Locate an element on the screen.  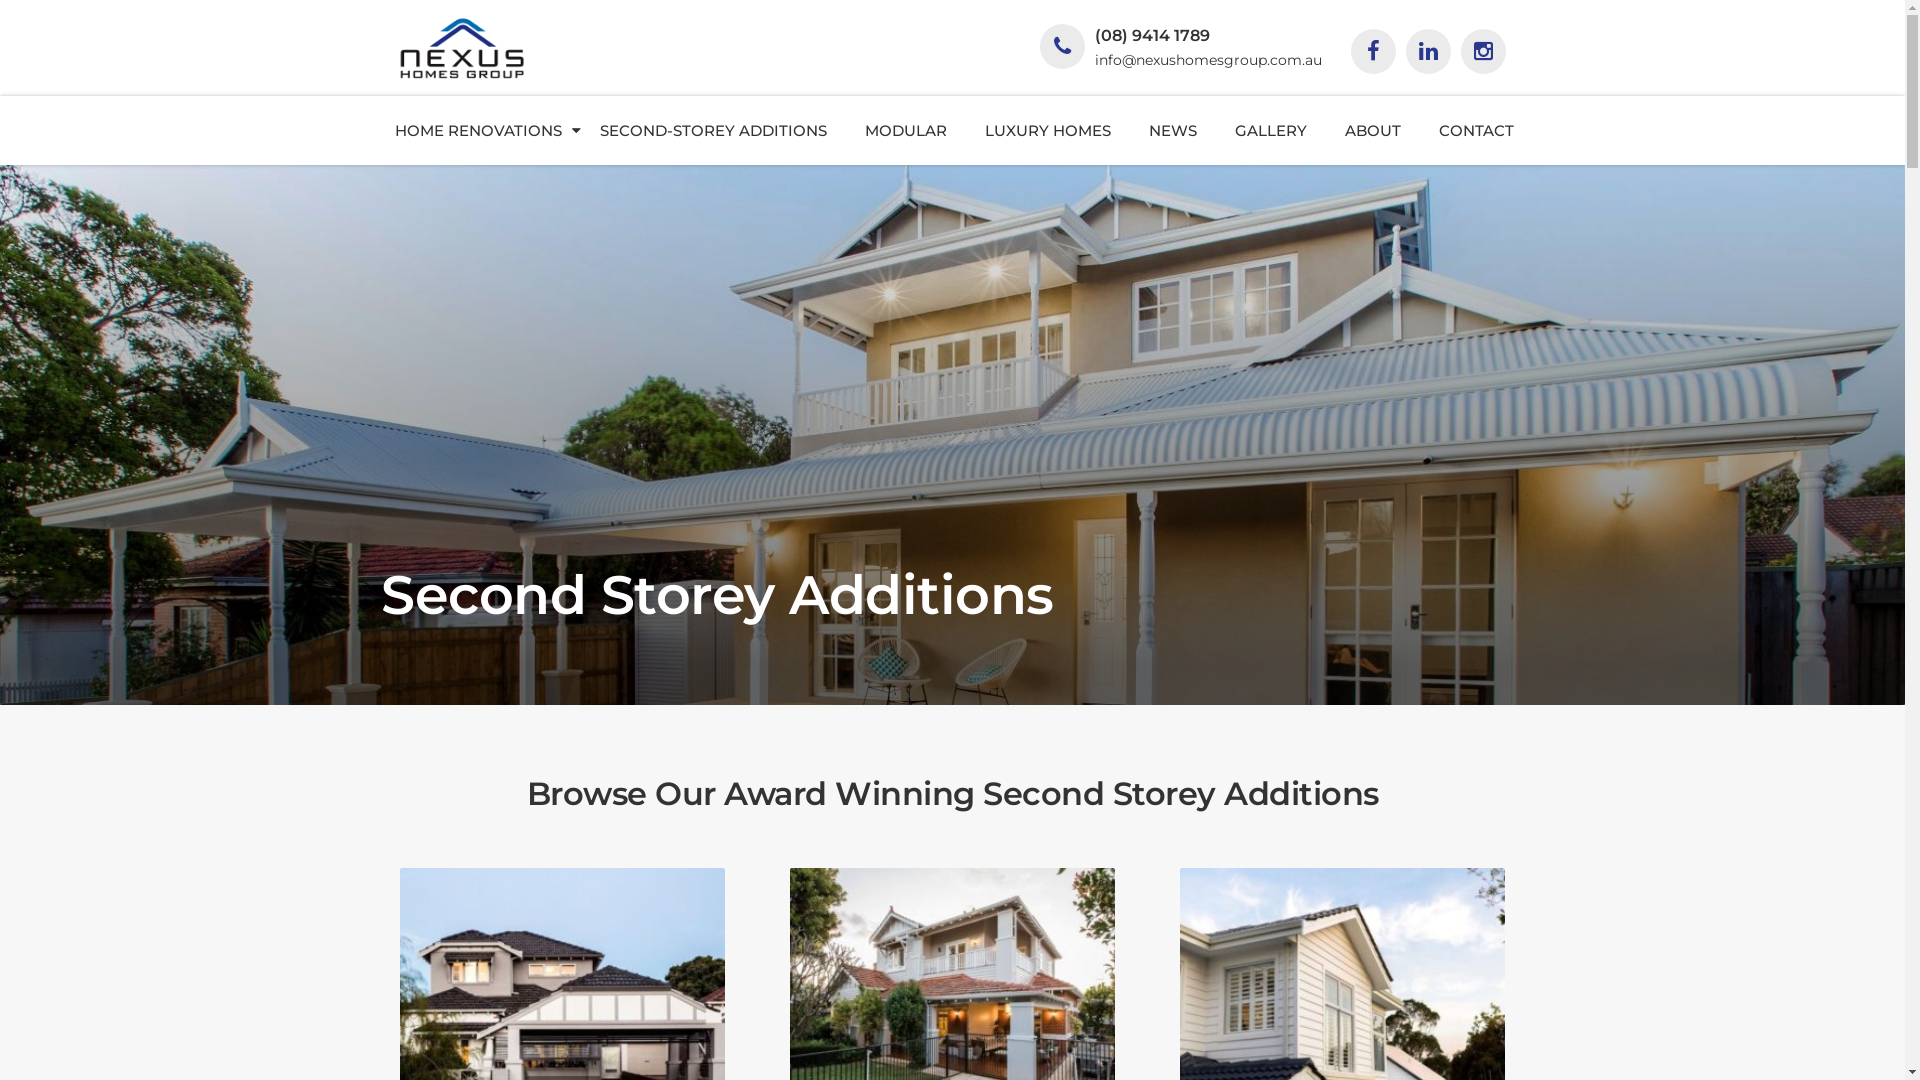
'NEWS' is located at coordinates (1172, 130).